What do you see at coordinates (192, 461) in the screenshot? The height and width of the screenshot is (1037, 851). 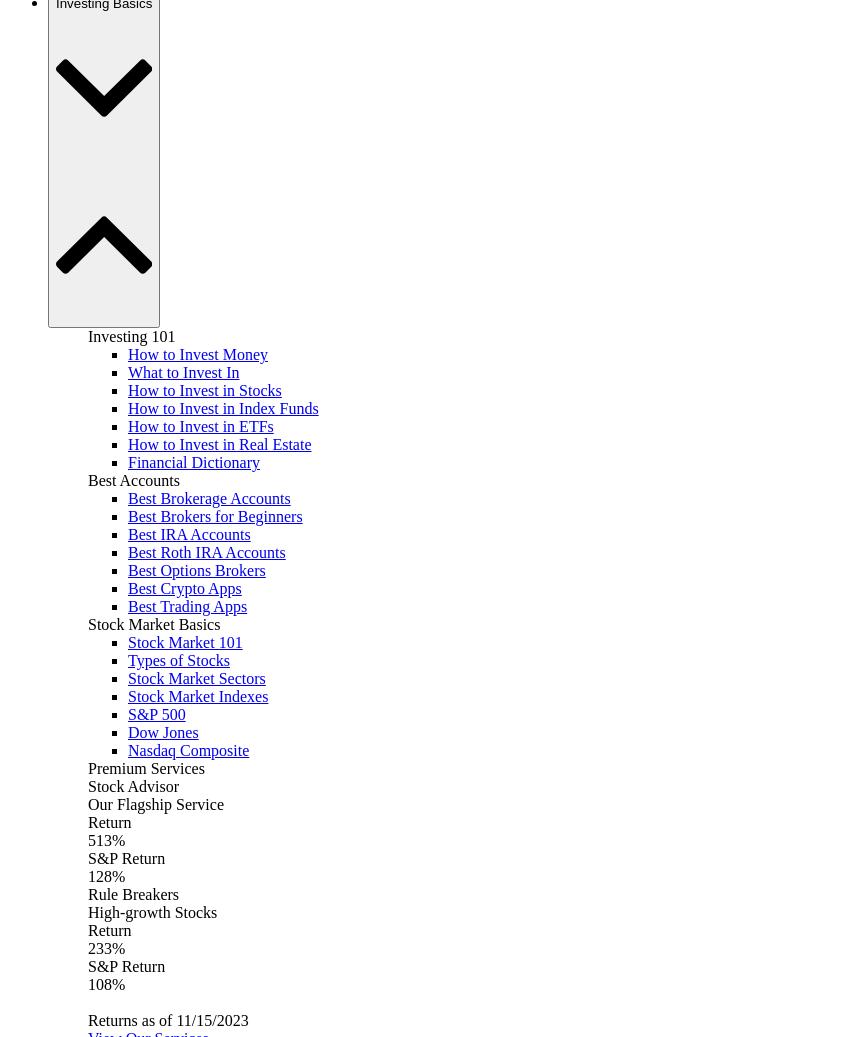 I see `'Financial Dictionary'` at bounding box center [192, 461].